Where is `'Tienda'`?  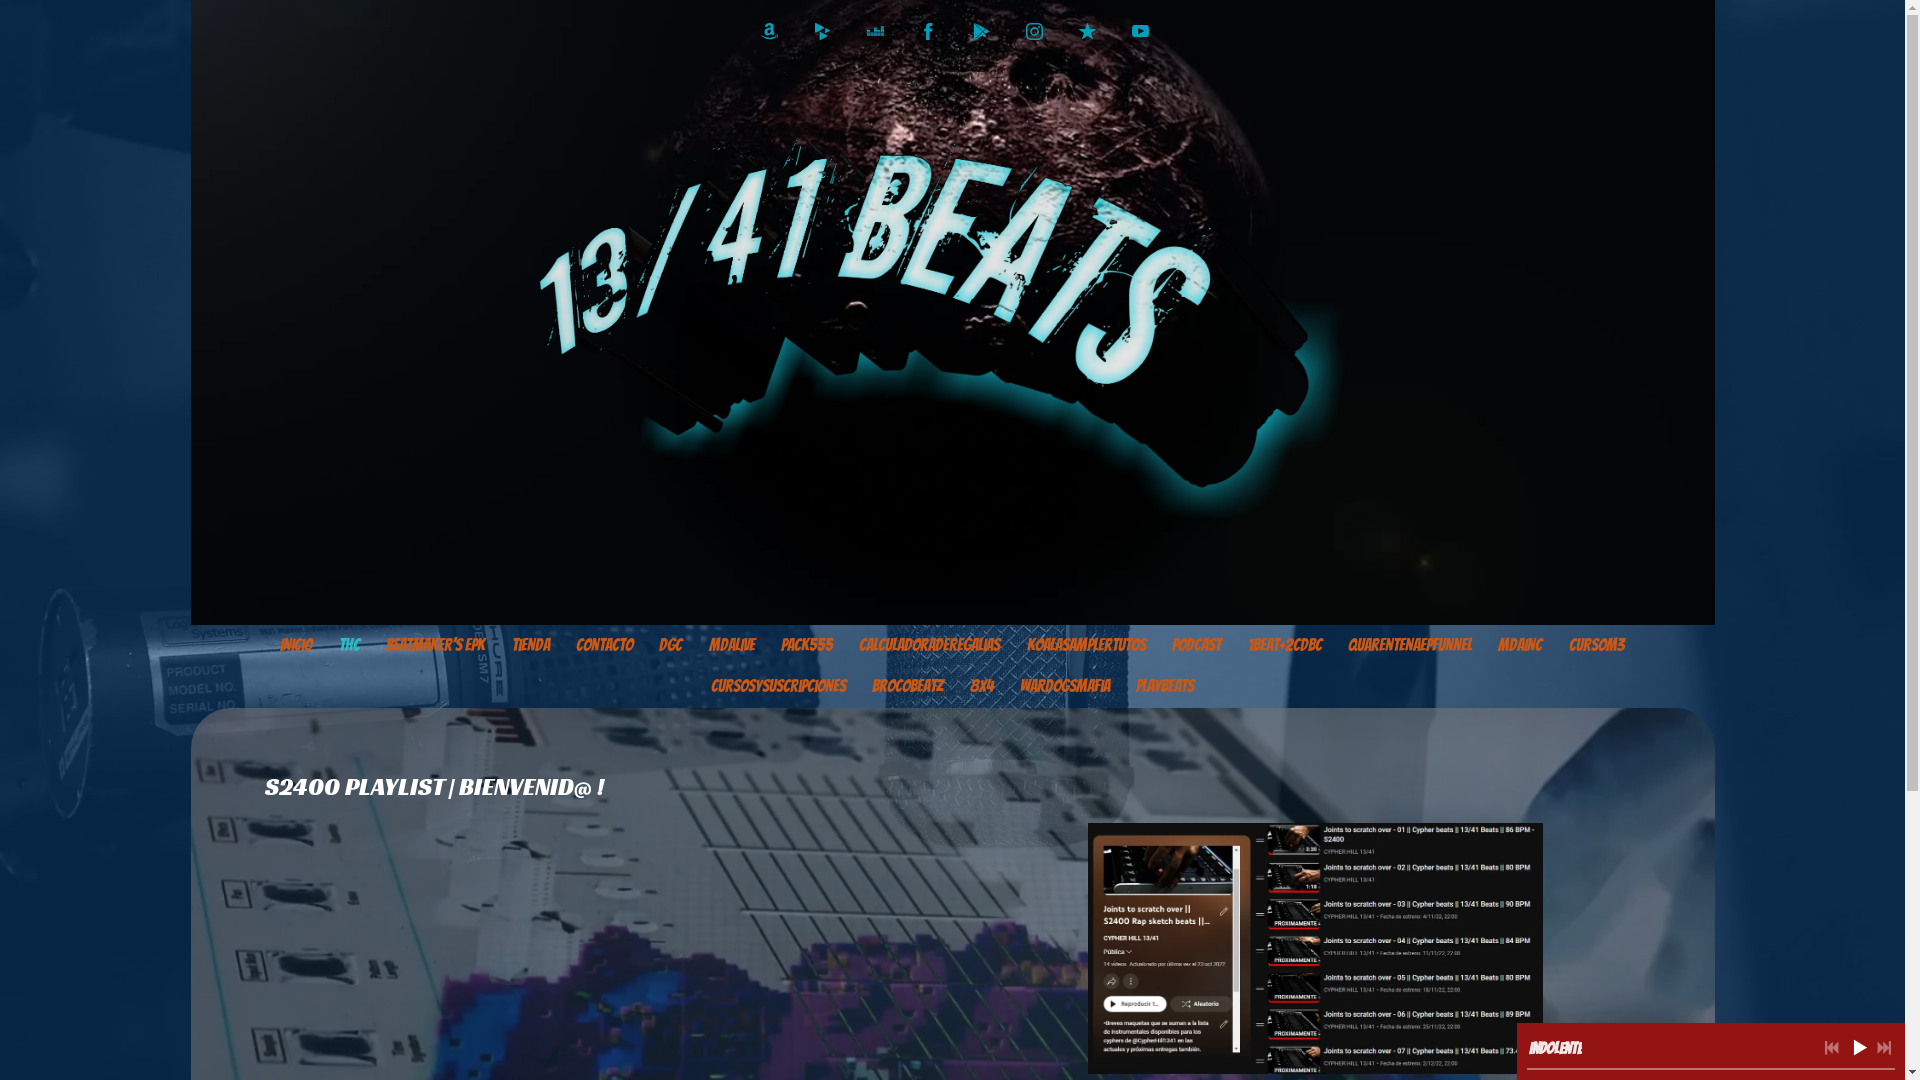 'Tienda' is located at coordinates (498, 645).